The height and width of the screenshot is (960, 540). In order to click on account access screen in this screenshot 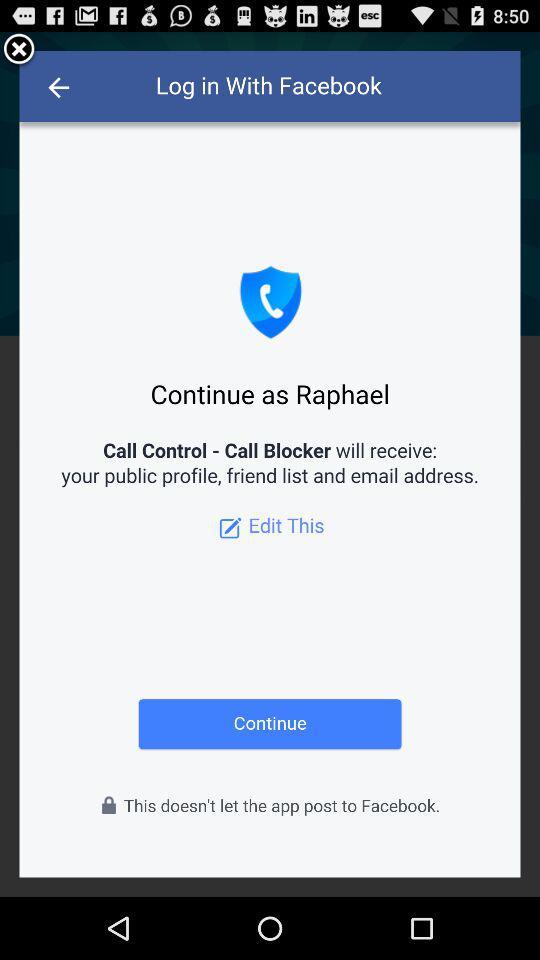, I will do `click(18, 49)`.